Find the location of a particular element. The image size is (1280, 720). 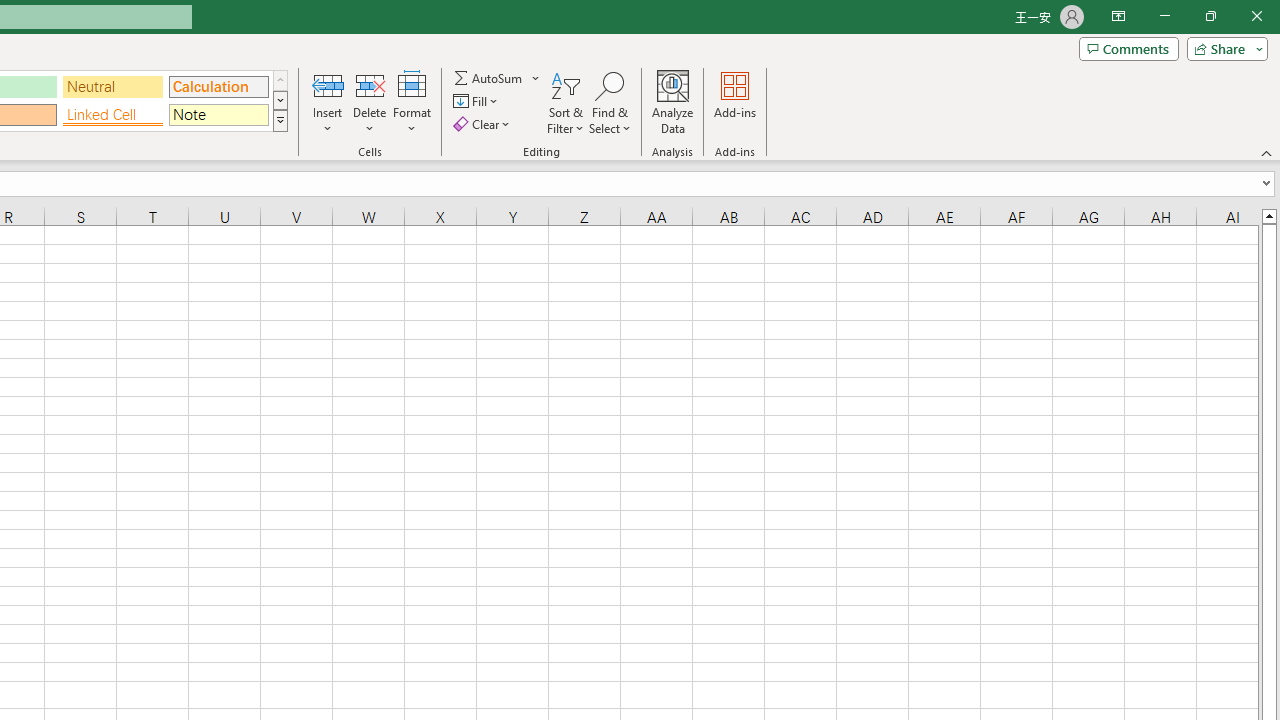

'Analyze Data' is located at coordinates (673, 103).